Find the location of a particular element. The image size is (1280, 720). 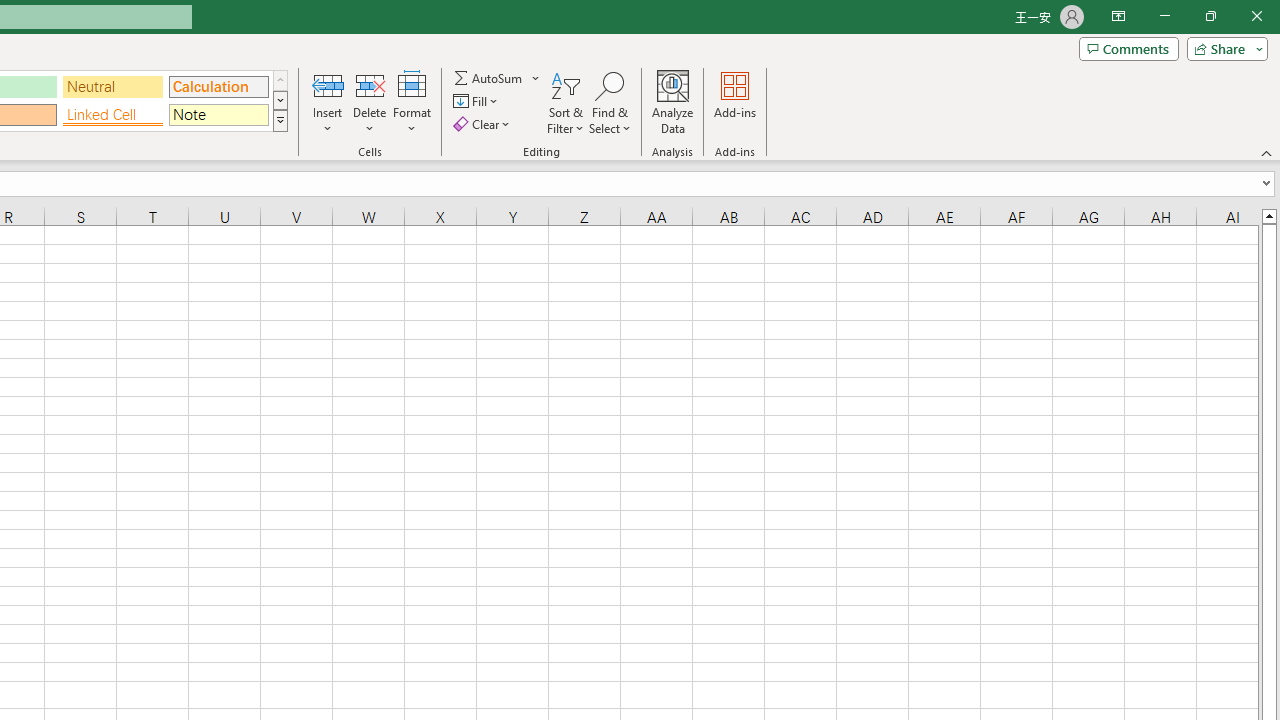

'Analyze Data' is located at coordinates (673, 103).